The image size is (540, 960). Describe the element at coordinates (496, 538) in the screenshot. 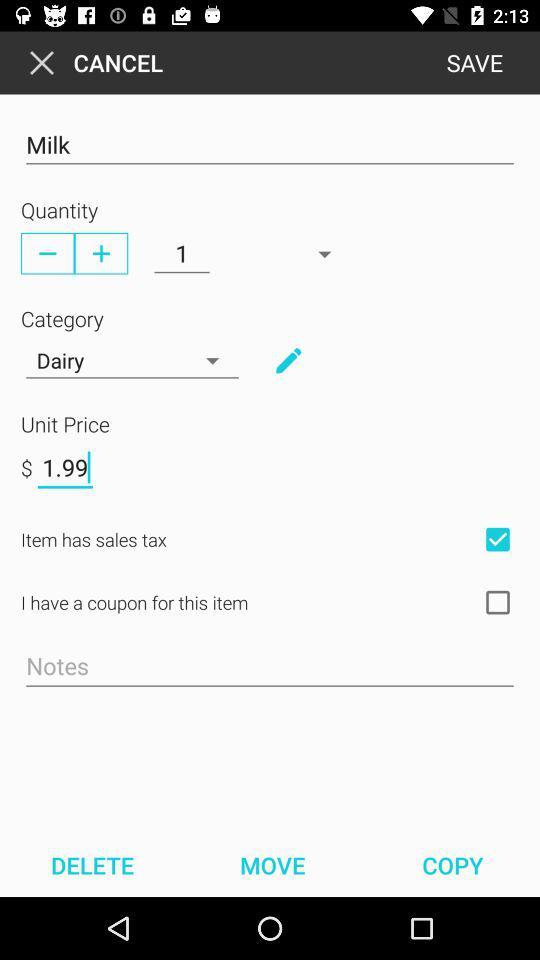

I see `check box for sales tax` at that location.